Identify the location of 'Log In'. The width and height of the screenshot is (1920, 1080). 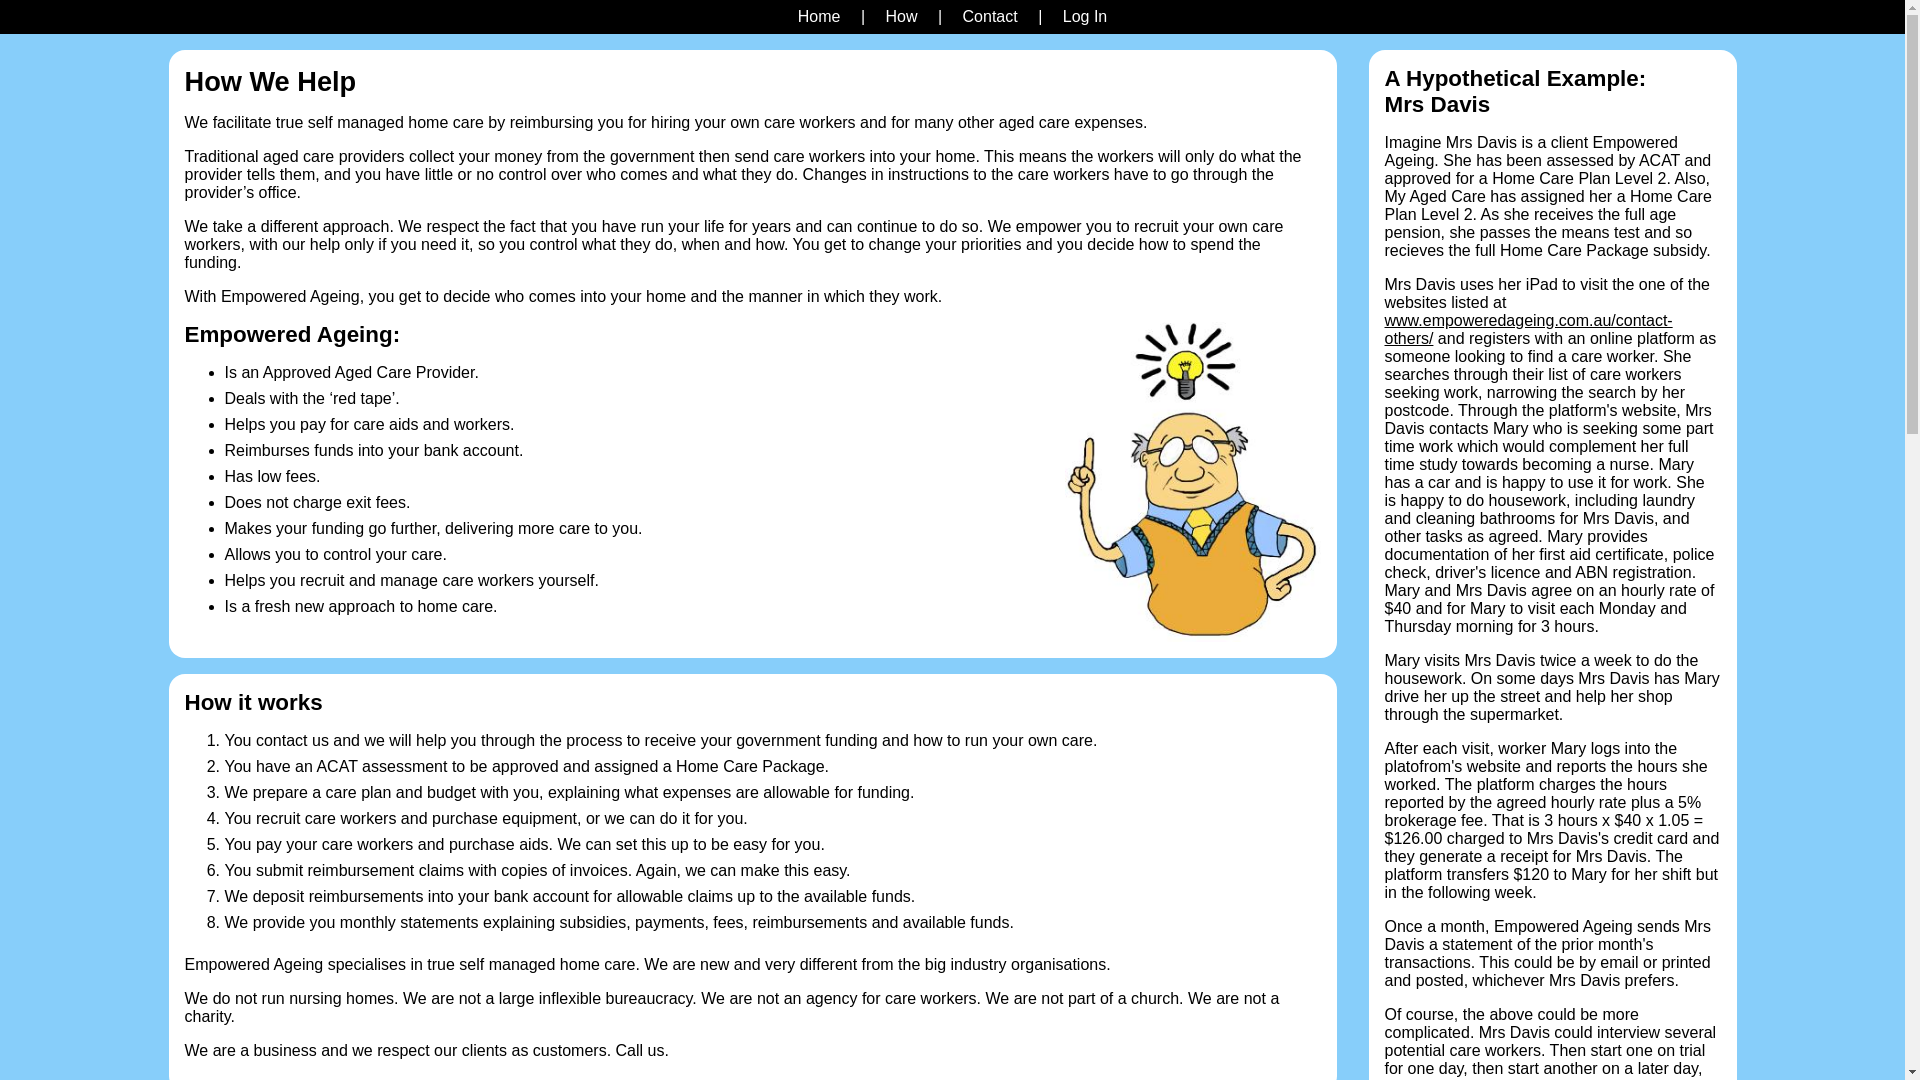
(1054, 16).